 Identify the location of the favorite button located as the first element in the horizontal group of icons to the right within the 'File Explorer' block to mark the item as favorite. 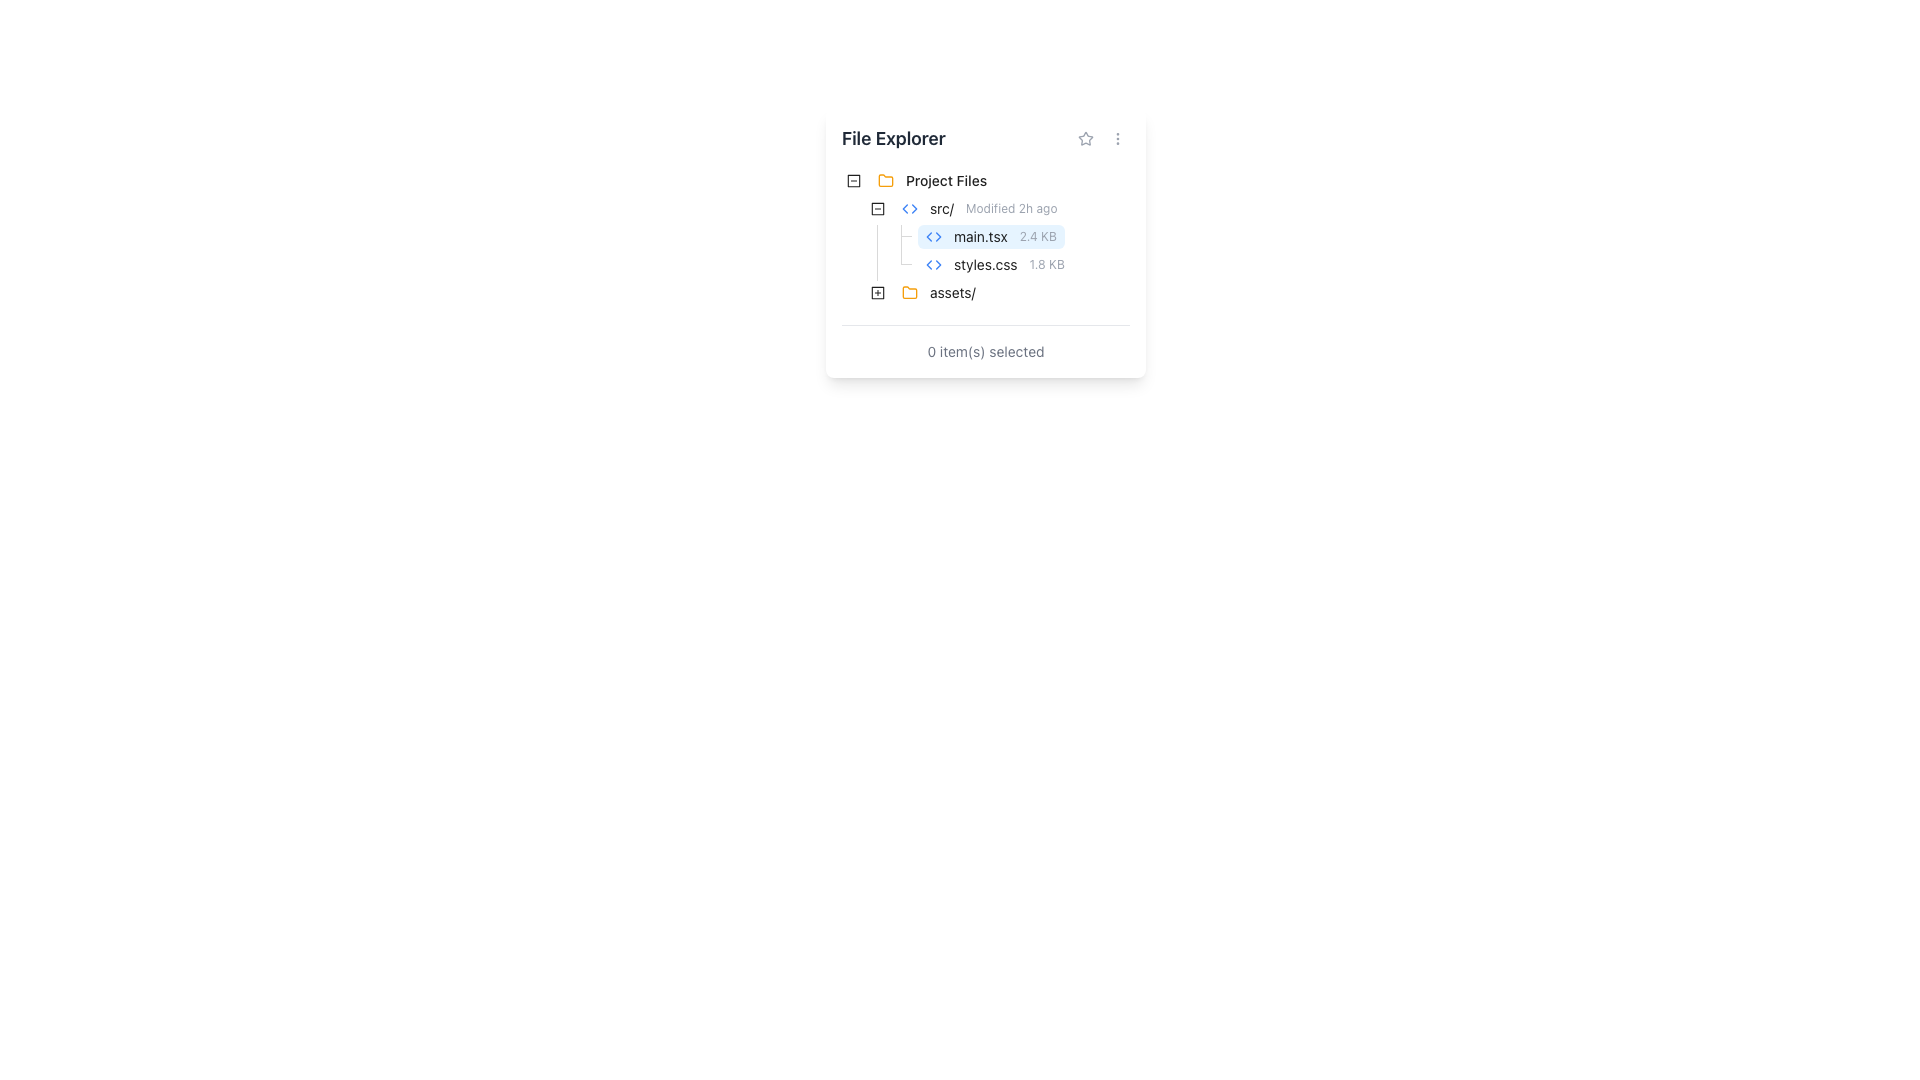
(1084, 137).